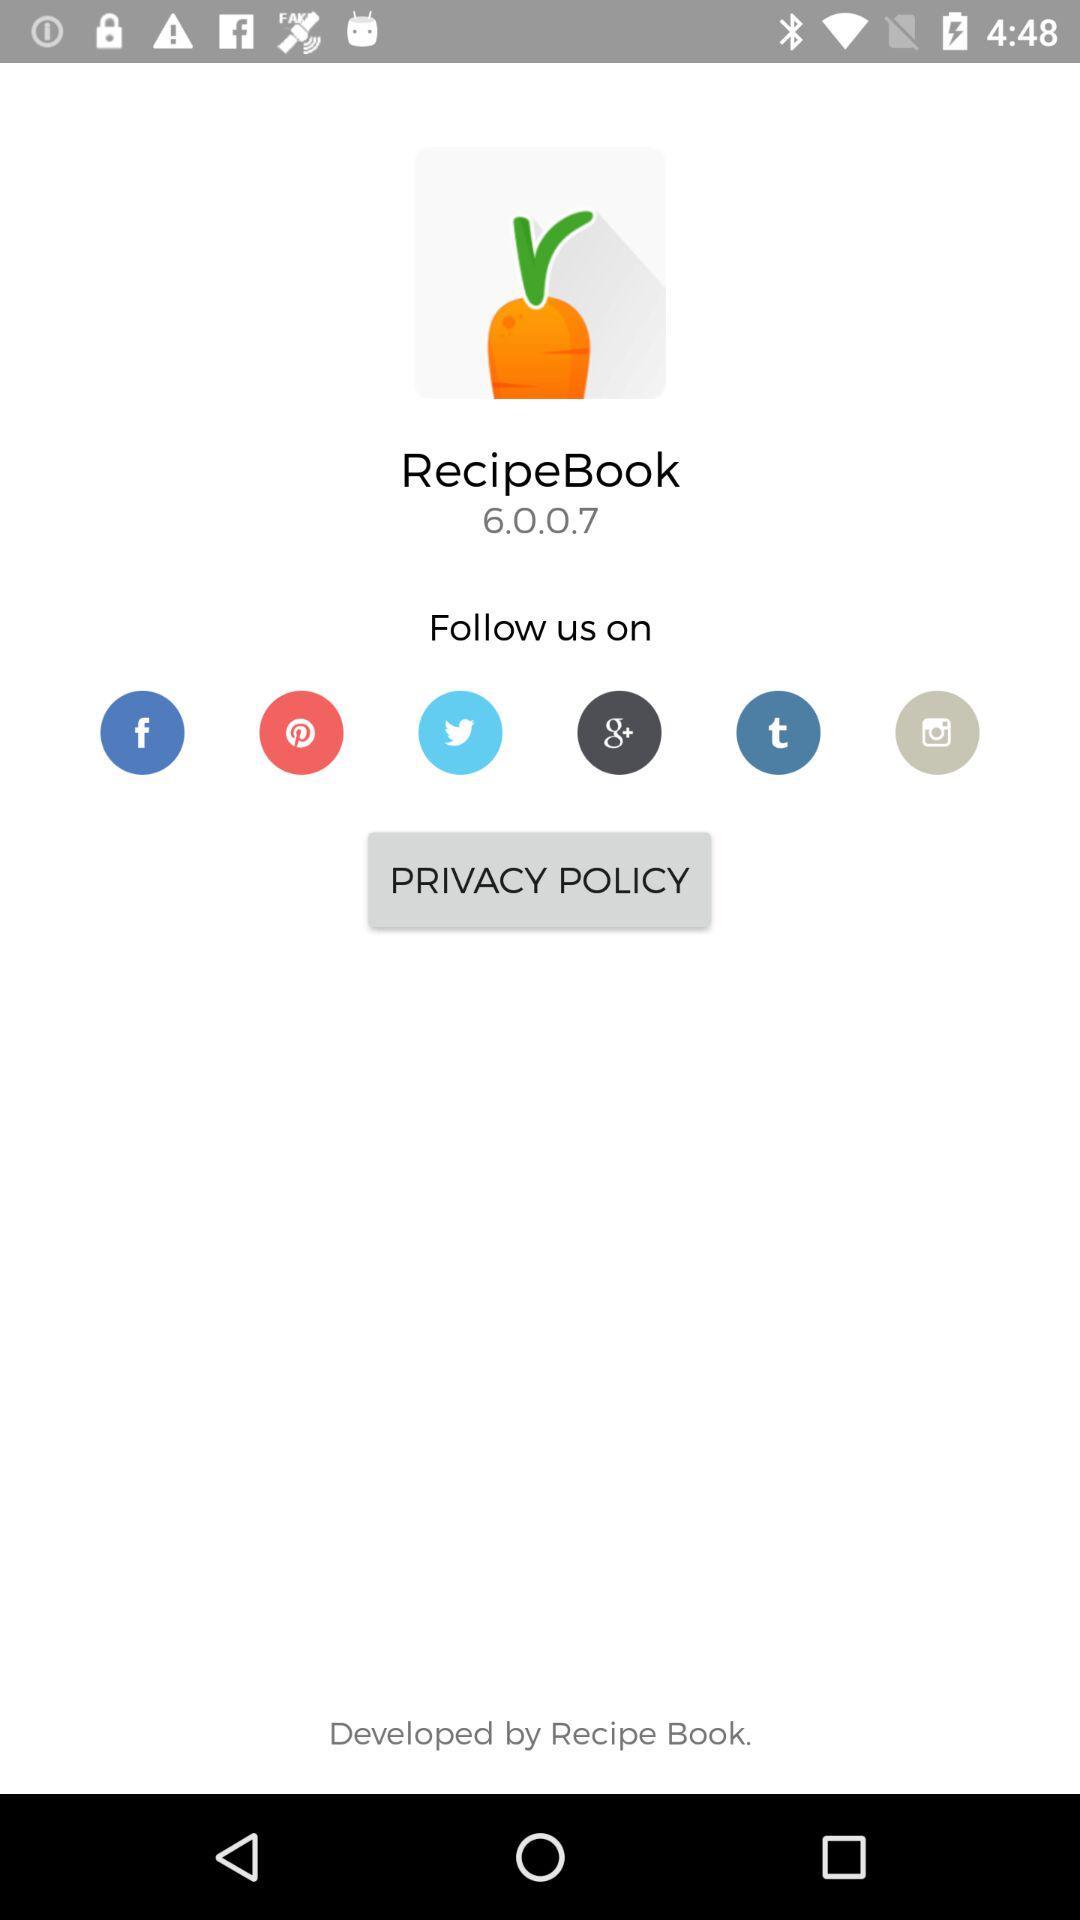 The image size is (1080, 1920). Describe the element at coordinates (618, 731) in the screenshot. I see `a place to access google+` at that location.